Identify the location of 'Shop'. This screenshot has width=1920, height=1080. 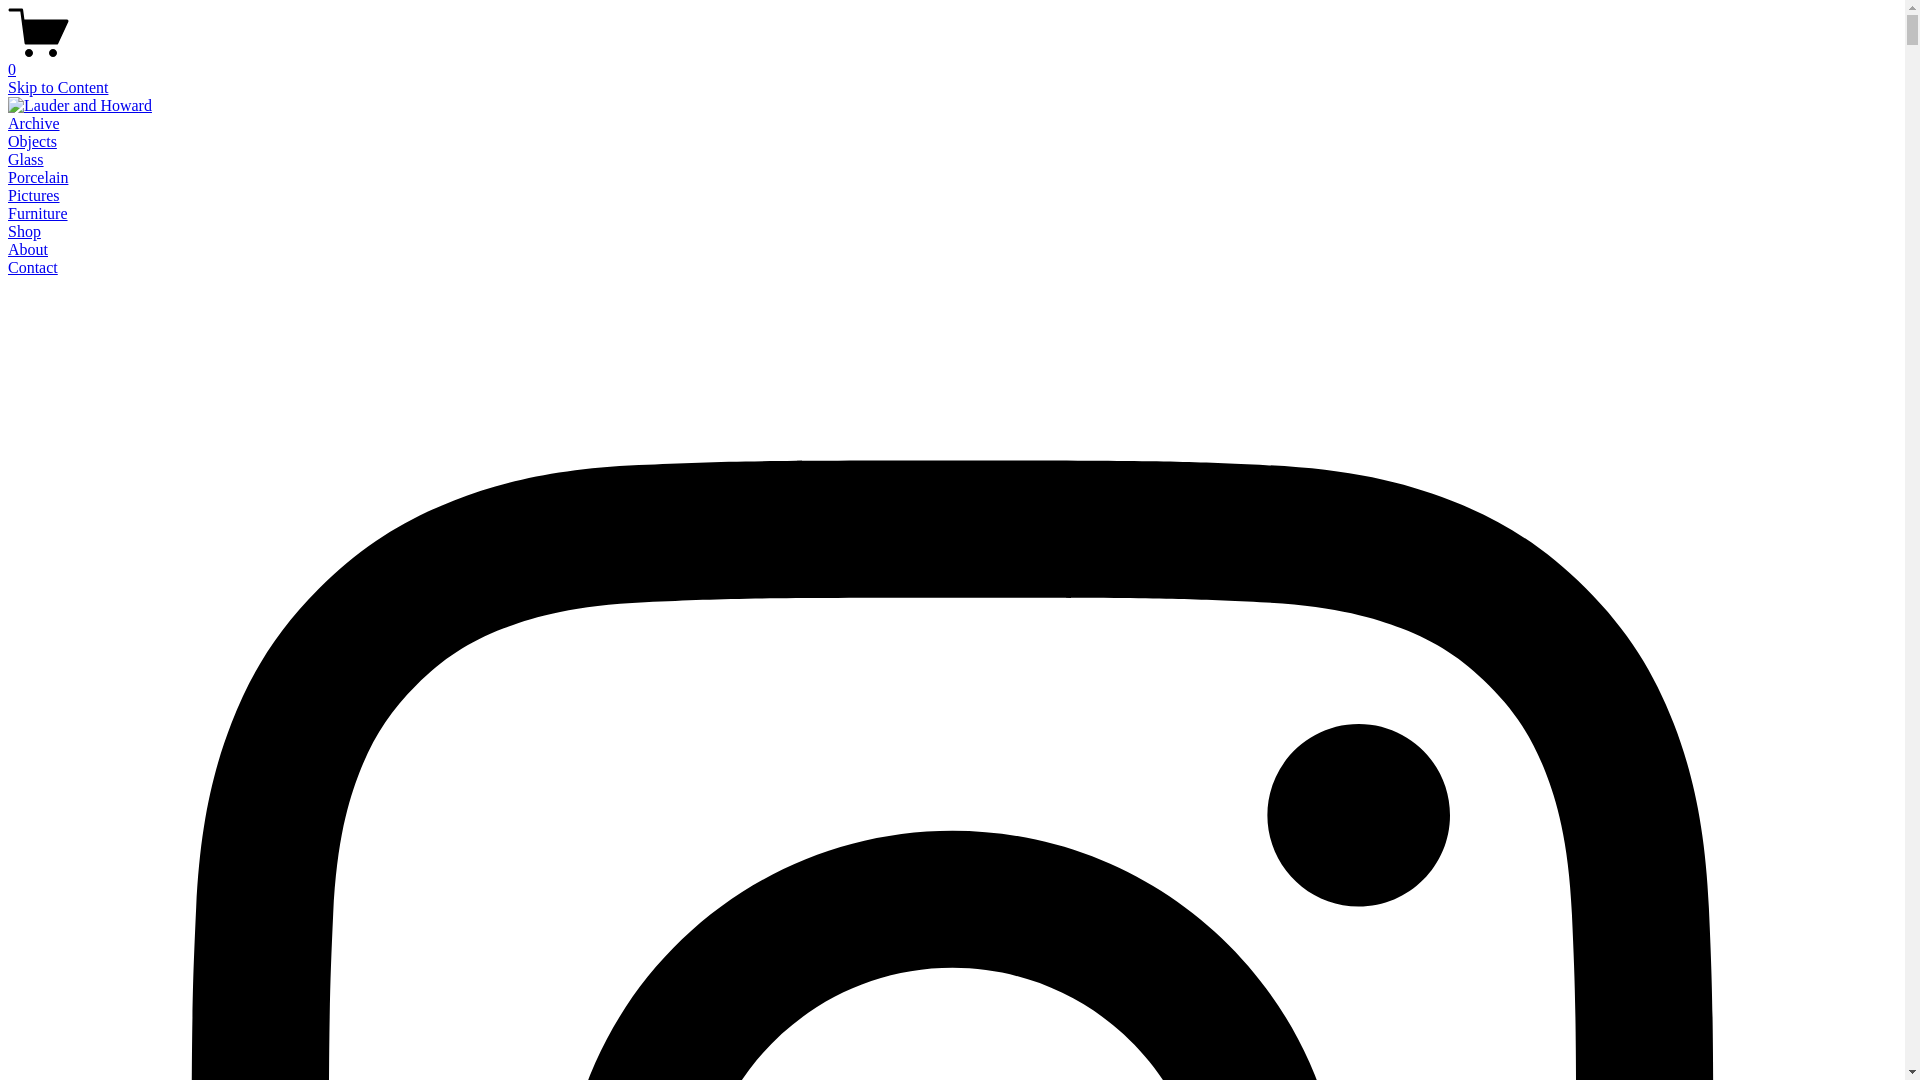
(24, 230).